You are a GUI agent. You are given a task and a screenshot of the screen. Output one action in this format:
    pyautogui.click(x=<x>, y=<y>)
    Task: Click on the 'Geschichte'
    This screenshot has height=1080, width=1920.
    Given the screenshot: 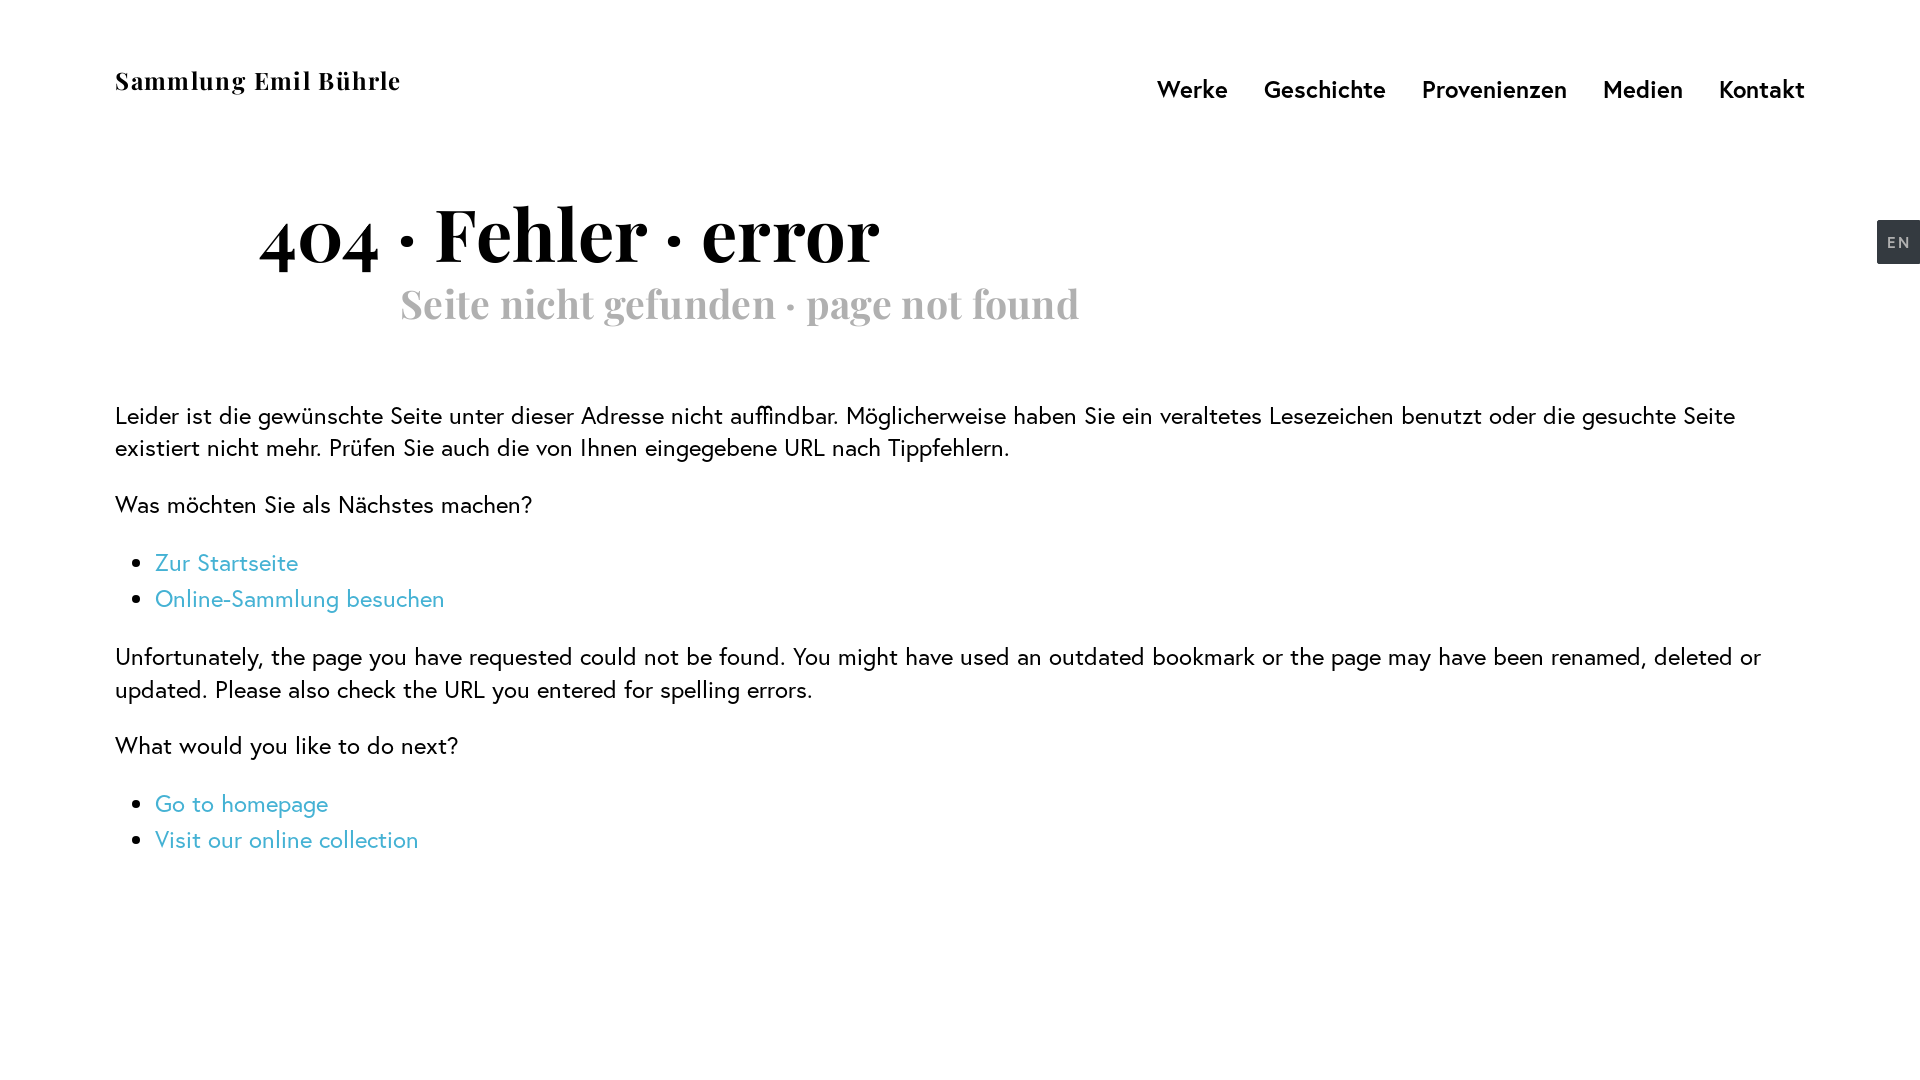 What is the action you would take?
    pyautogui.click(x=1251, y=87)
    